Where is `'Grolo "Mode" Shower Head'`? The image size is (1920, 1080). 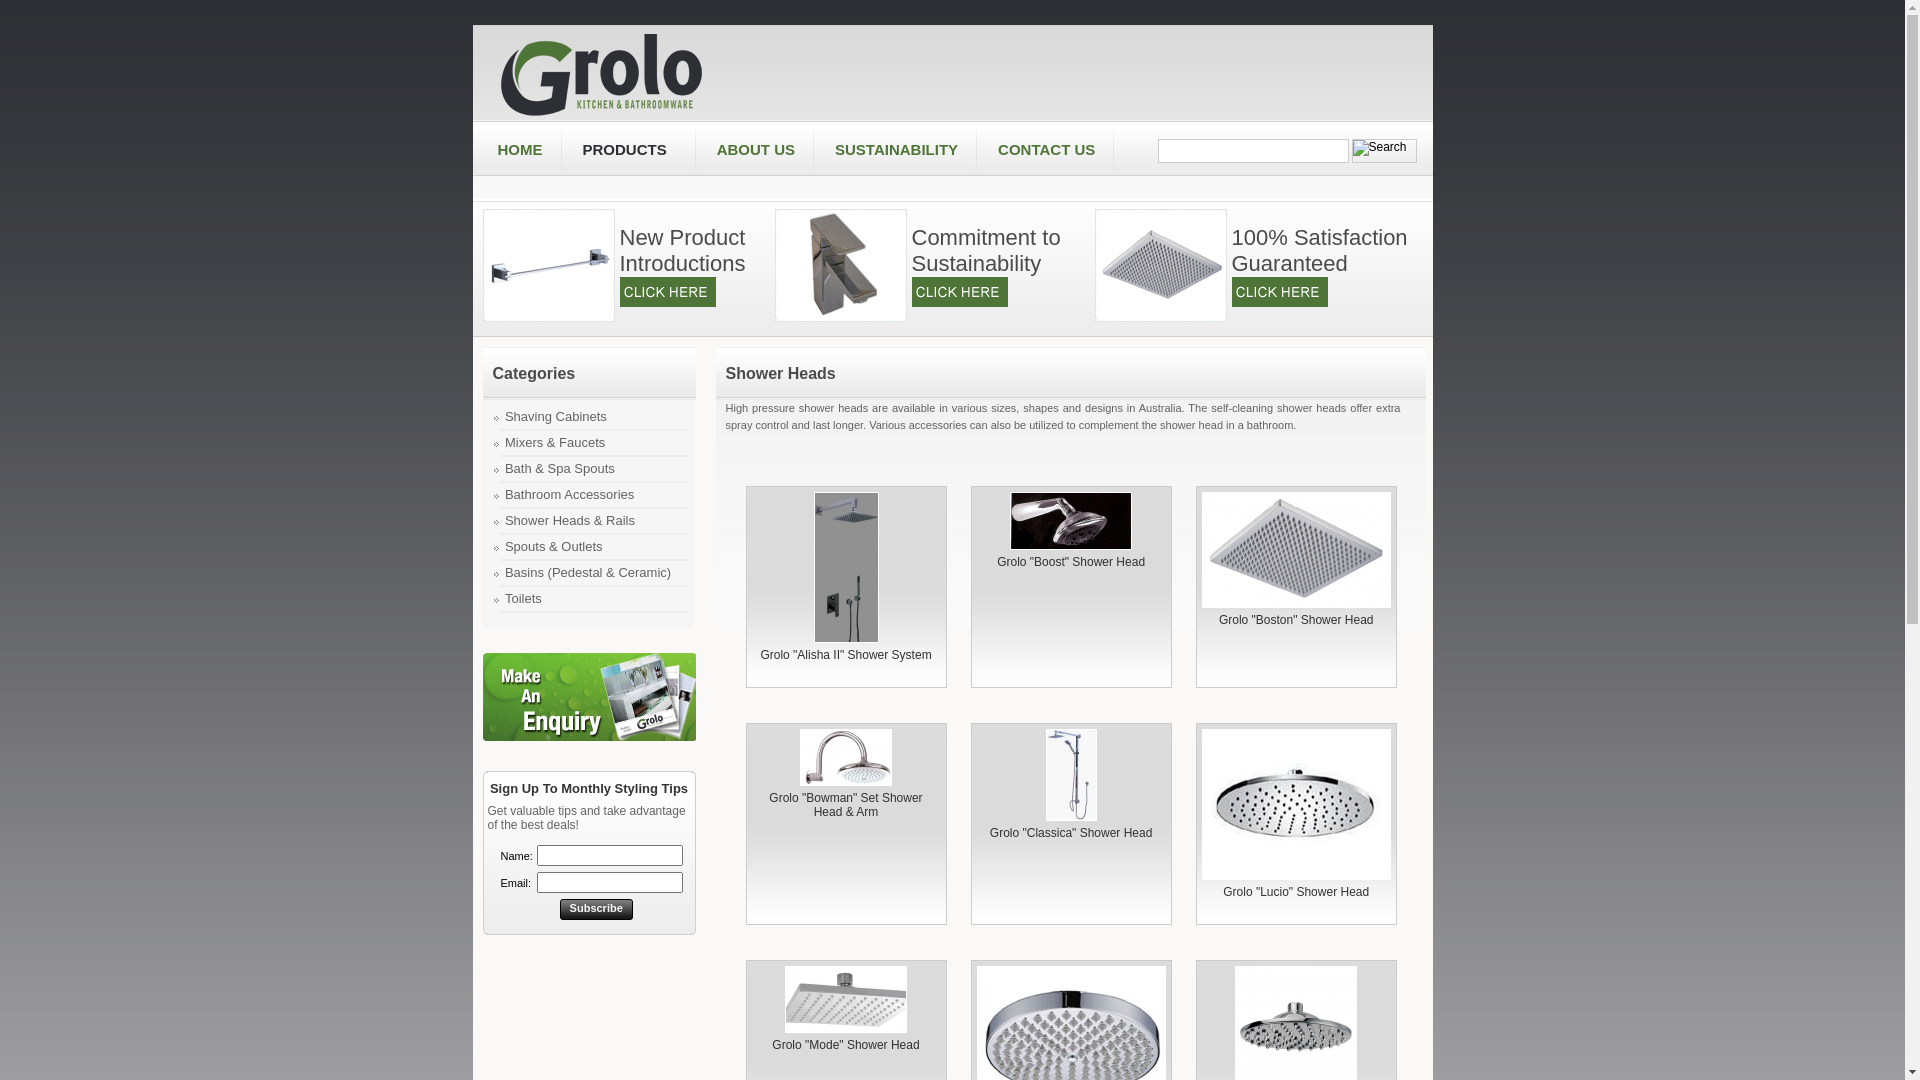
'Grolo "Mode" Shower Head' is located at coordinates (845, 1044).